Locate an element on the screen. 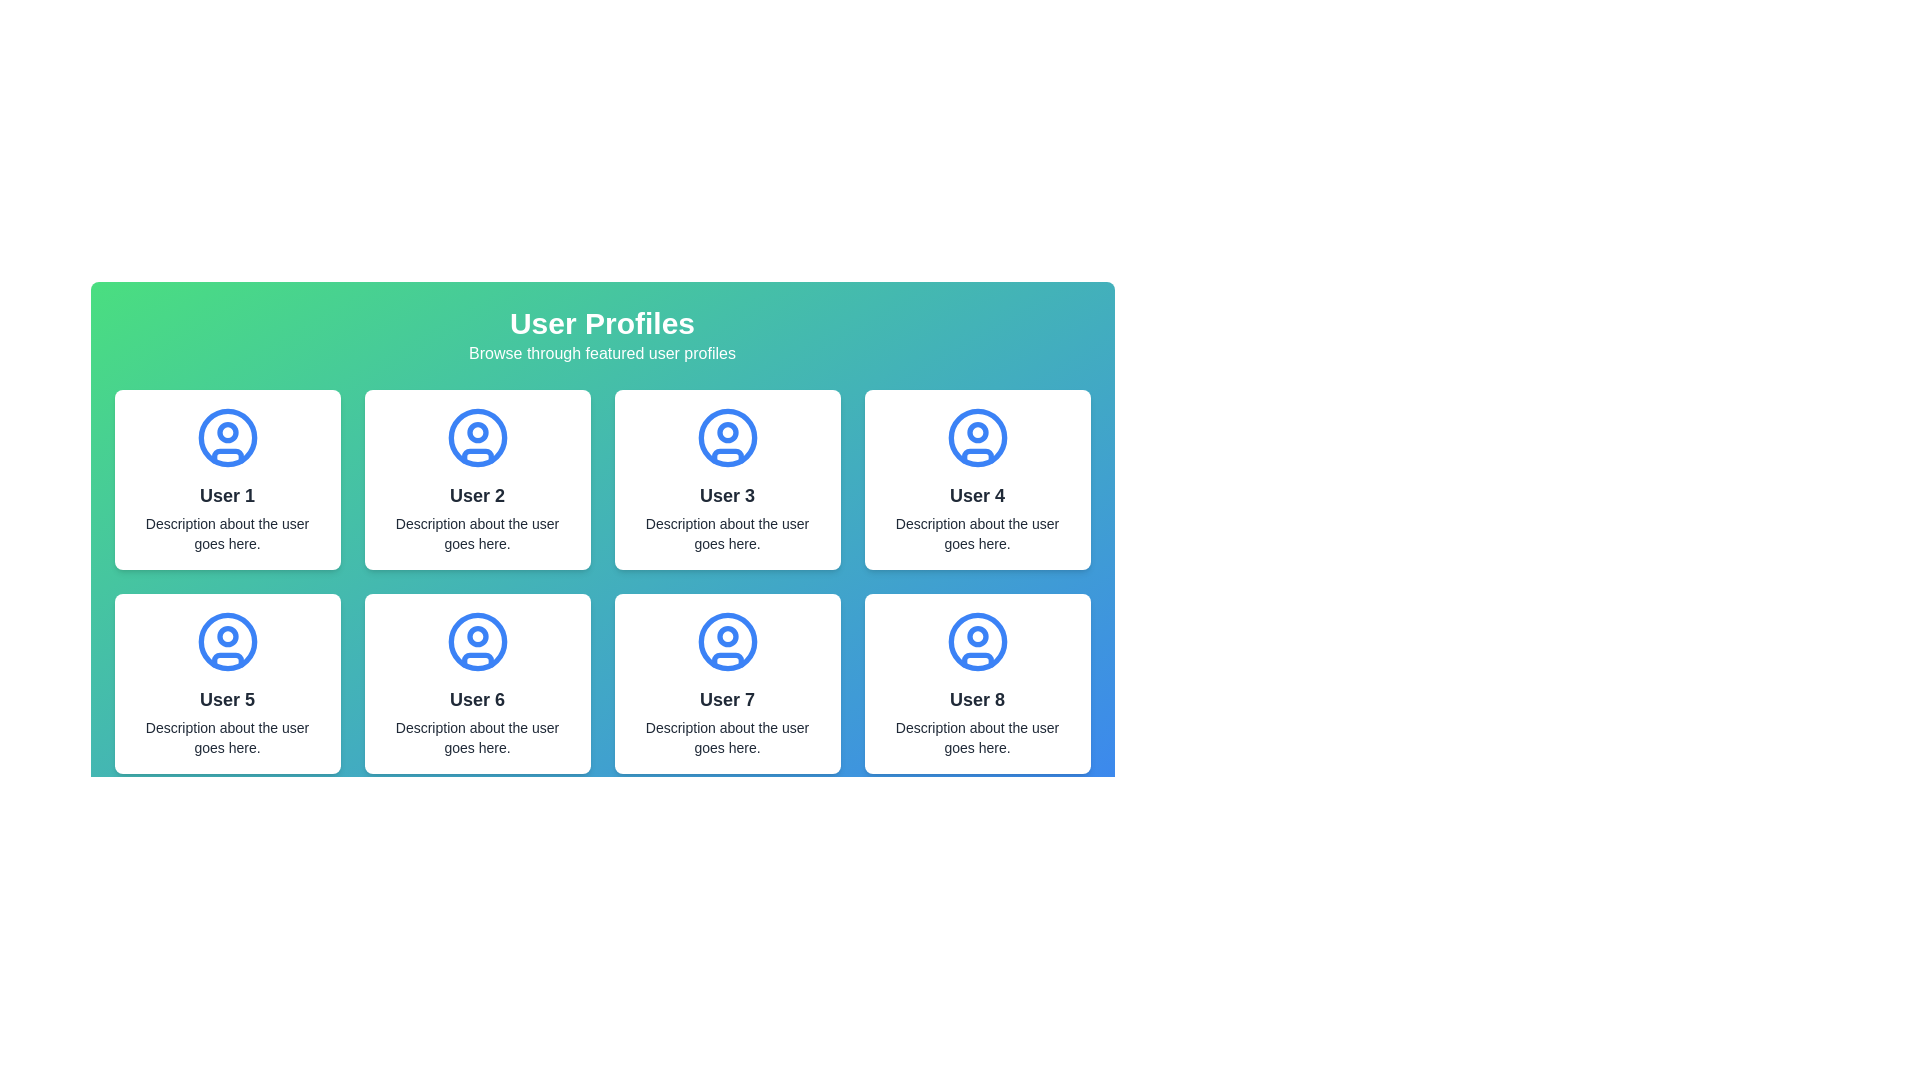  the user name text in the fourth profile card located in the upper-right corner of the grid is located at coordinates (977, 495).